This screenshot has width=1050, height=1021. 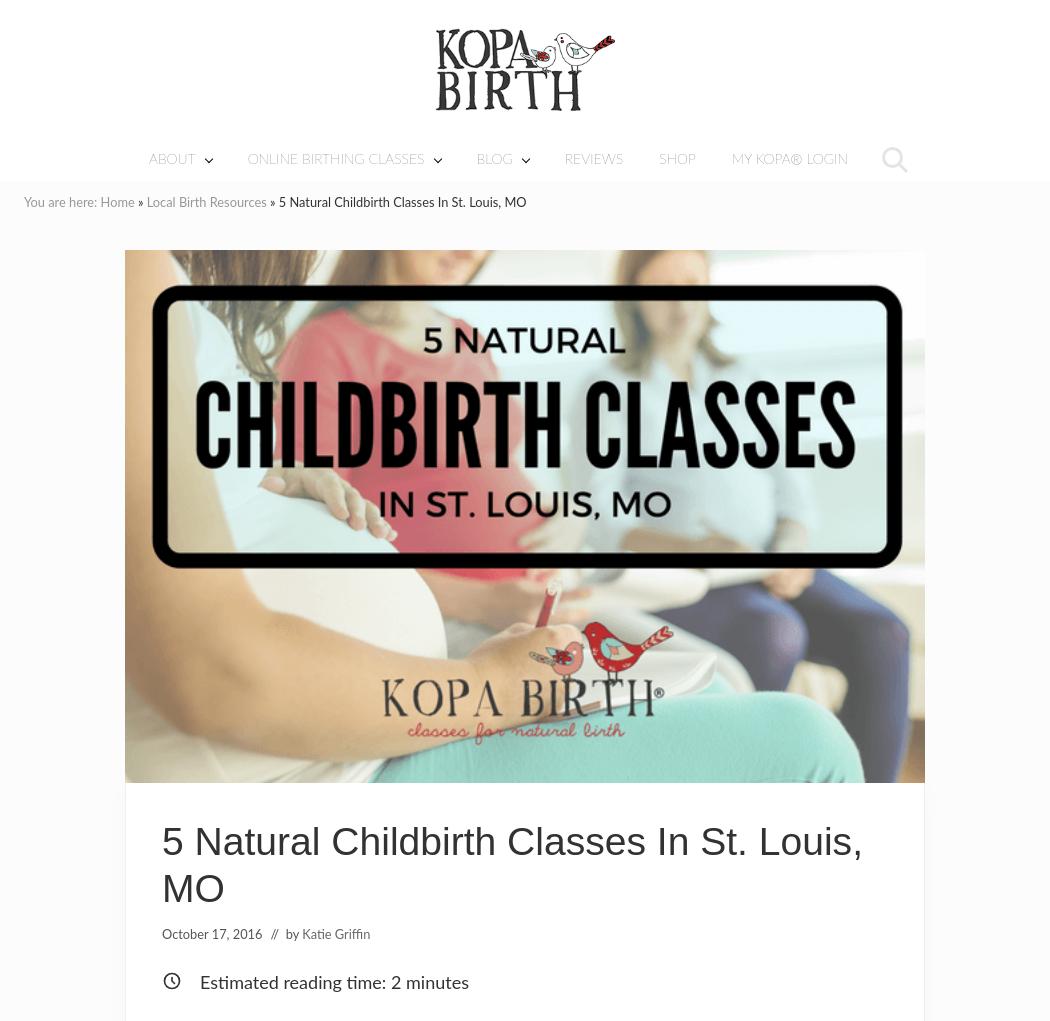 What do you see at coordinates (677, 158) in the screenshot?
I see `'SHOP'` at bounding box center [677, 158].